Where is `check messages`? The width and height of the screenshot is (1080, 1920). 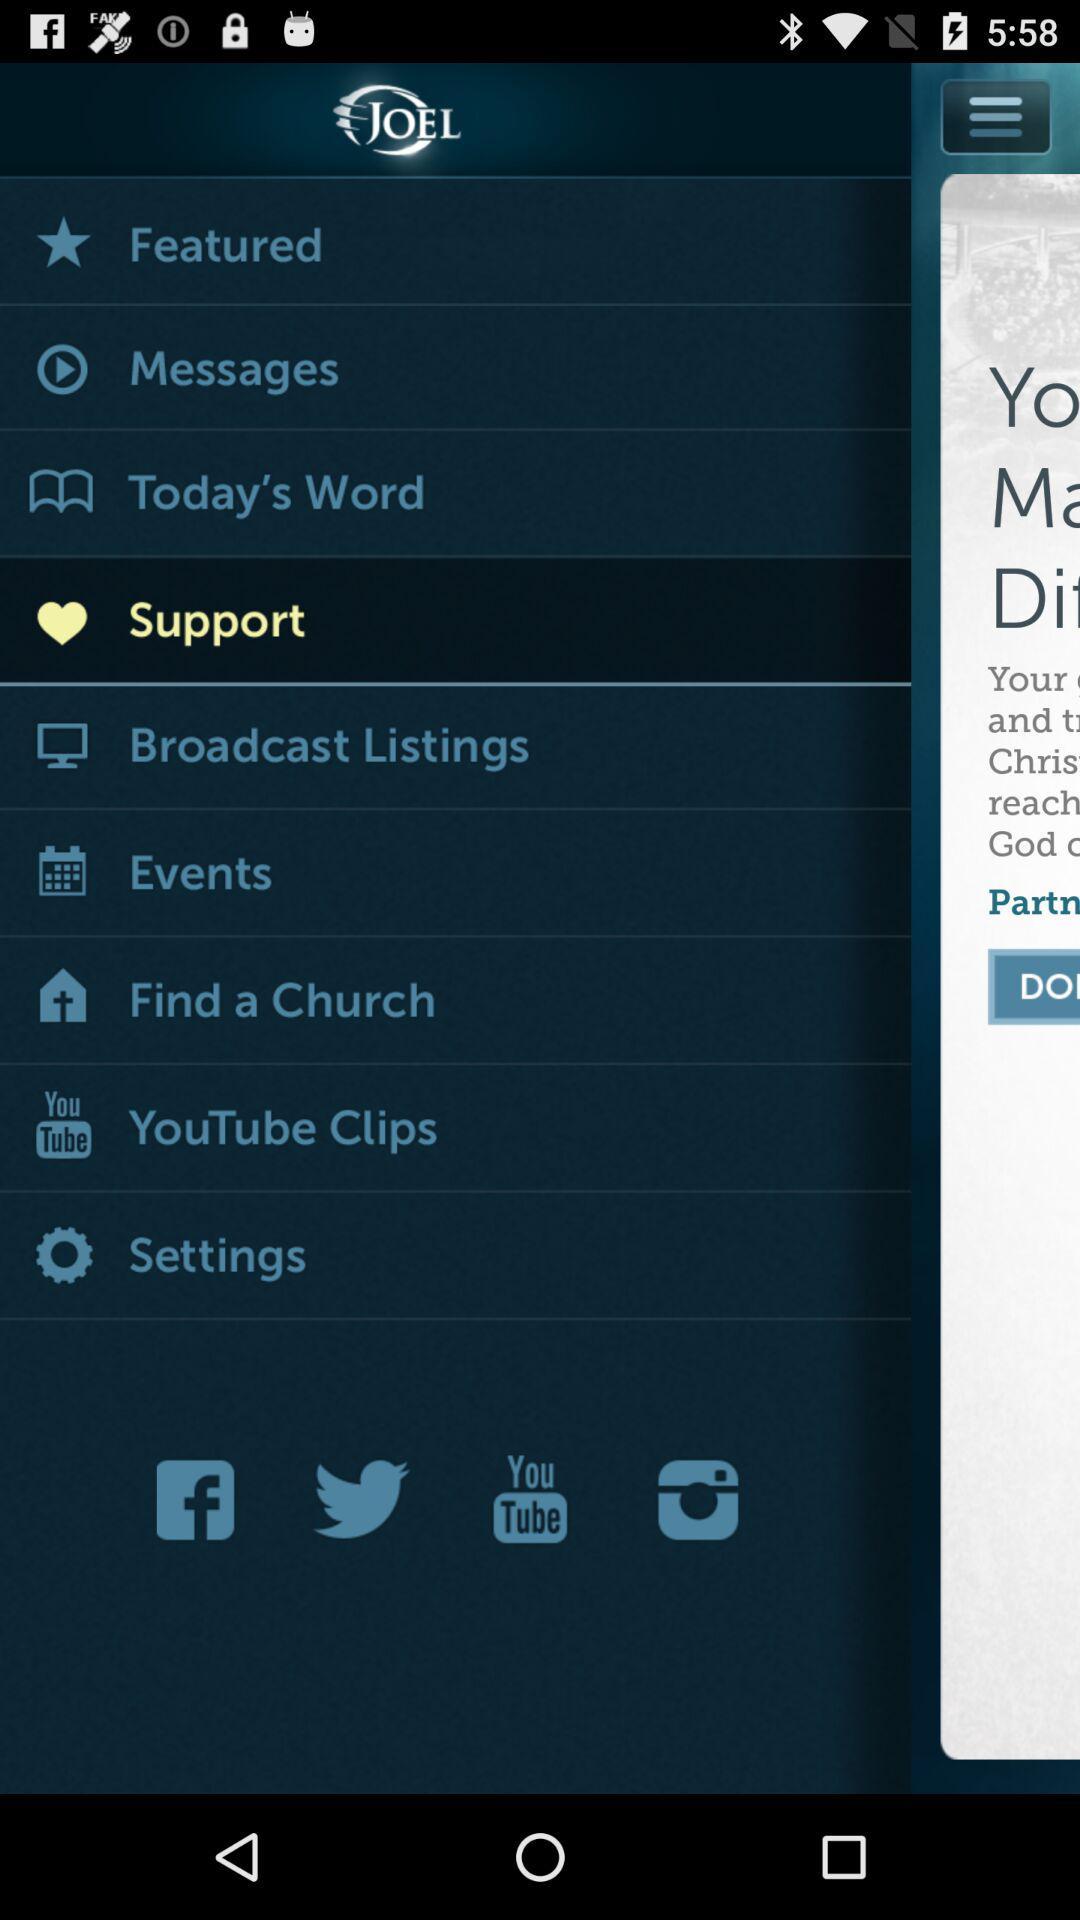
check messages is located at coordinates (455, 369).